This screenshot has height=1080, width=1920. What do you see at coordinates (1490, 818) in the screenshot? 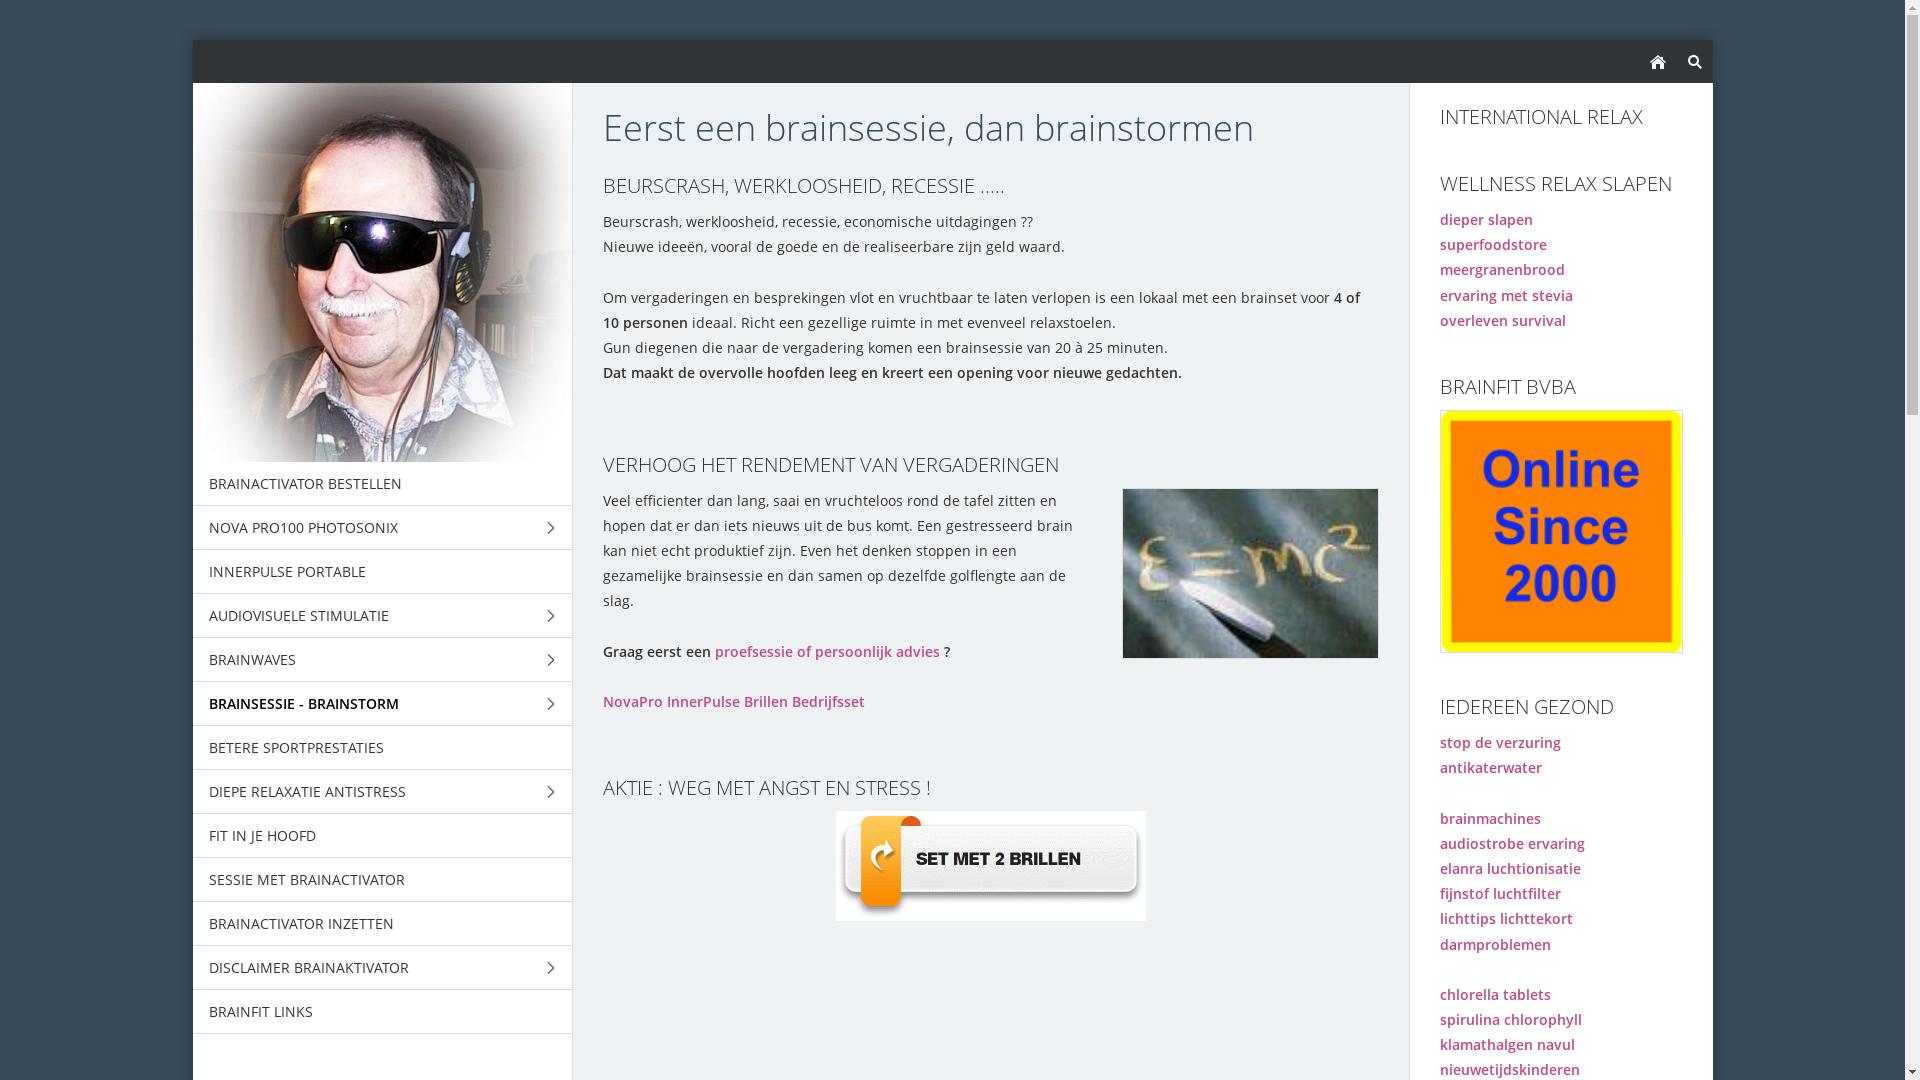
I see `'brainmachines'` at bounding box center [1490, 818].